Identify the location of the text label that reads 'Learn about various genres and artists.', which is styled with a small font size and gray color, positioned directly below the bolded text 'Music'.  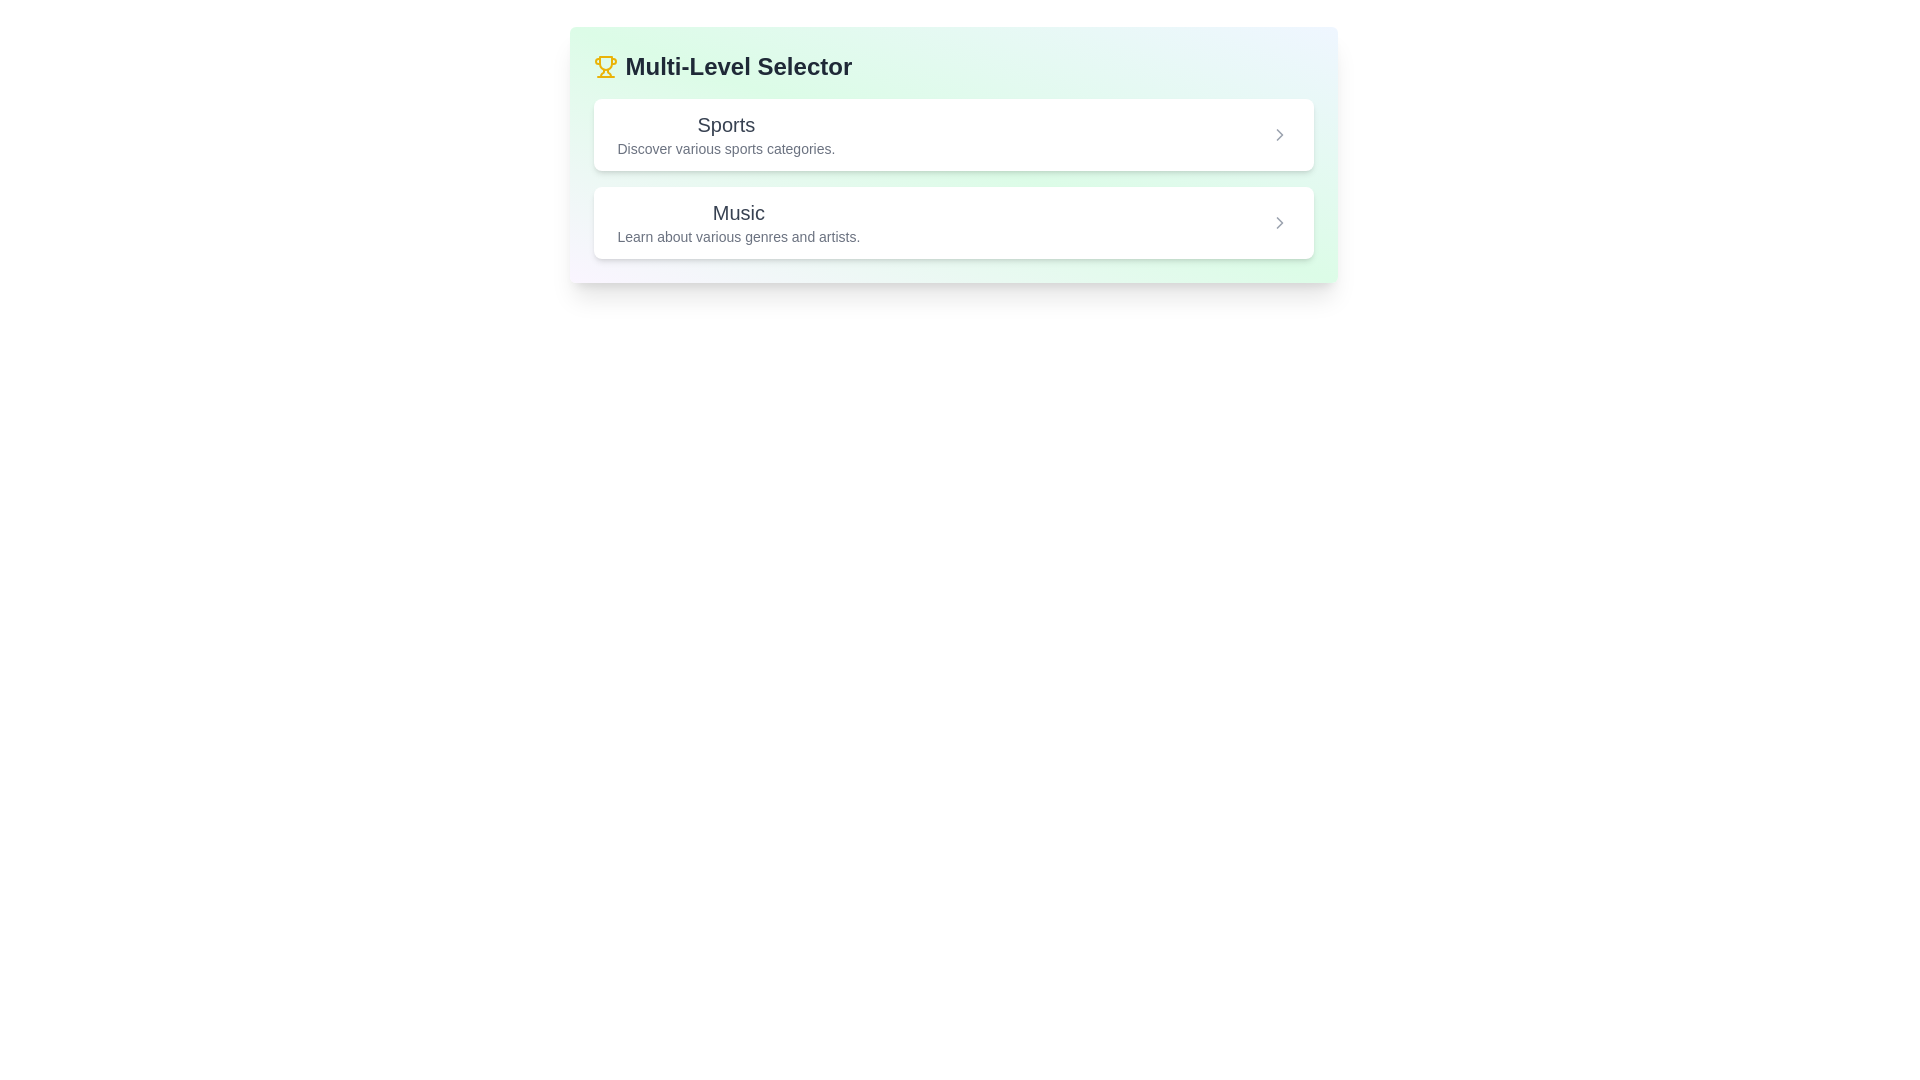
(737, 235).